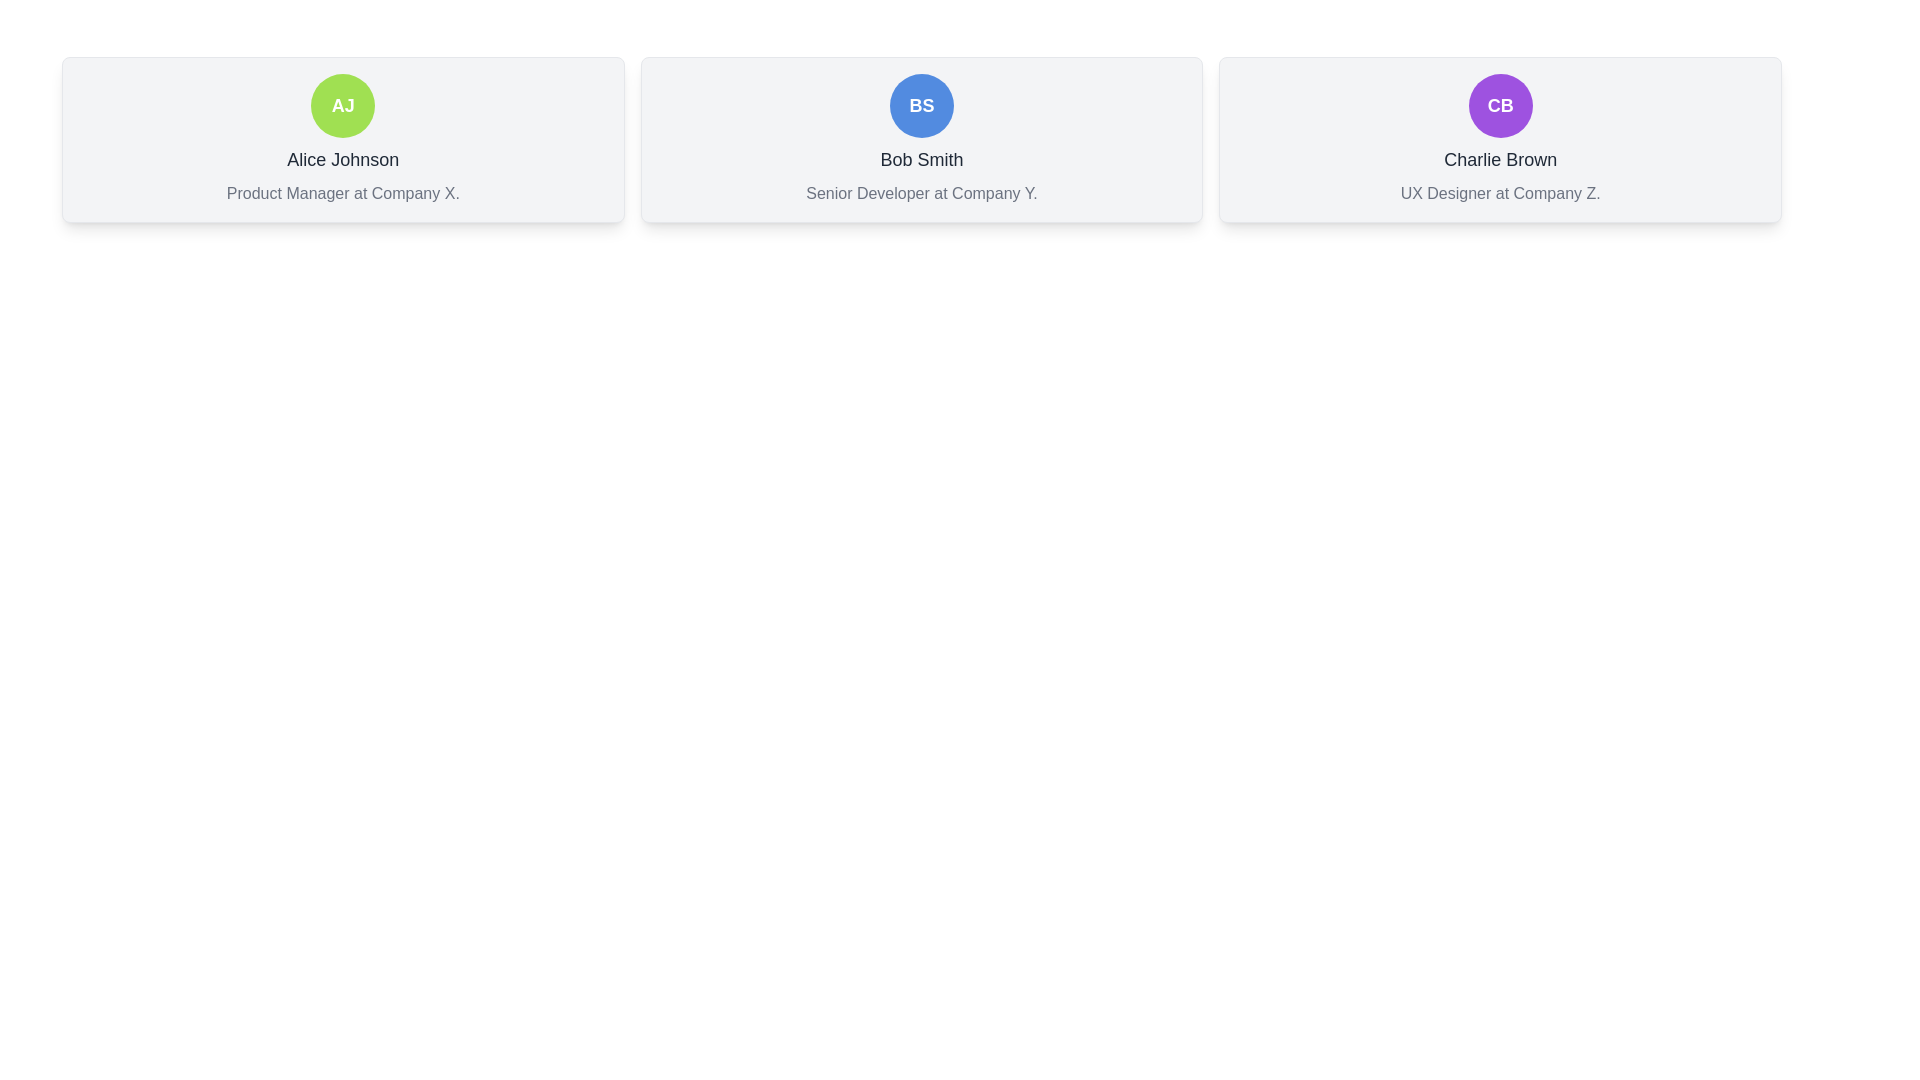 This screenshot has height=1080, width=1920. Describe the element at coordinates (1500, 105) in the screenshot. I see `the Avatar or Profile Icon representing the user 'Charlie Brown' located at the top of a card in the rightmost column of the layout` at that location.